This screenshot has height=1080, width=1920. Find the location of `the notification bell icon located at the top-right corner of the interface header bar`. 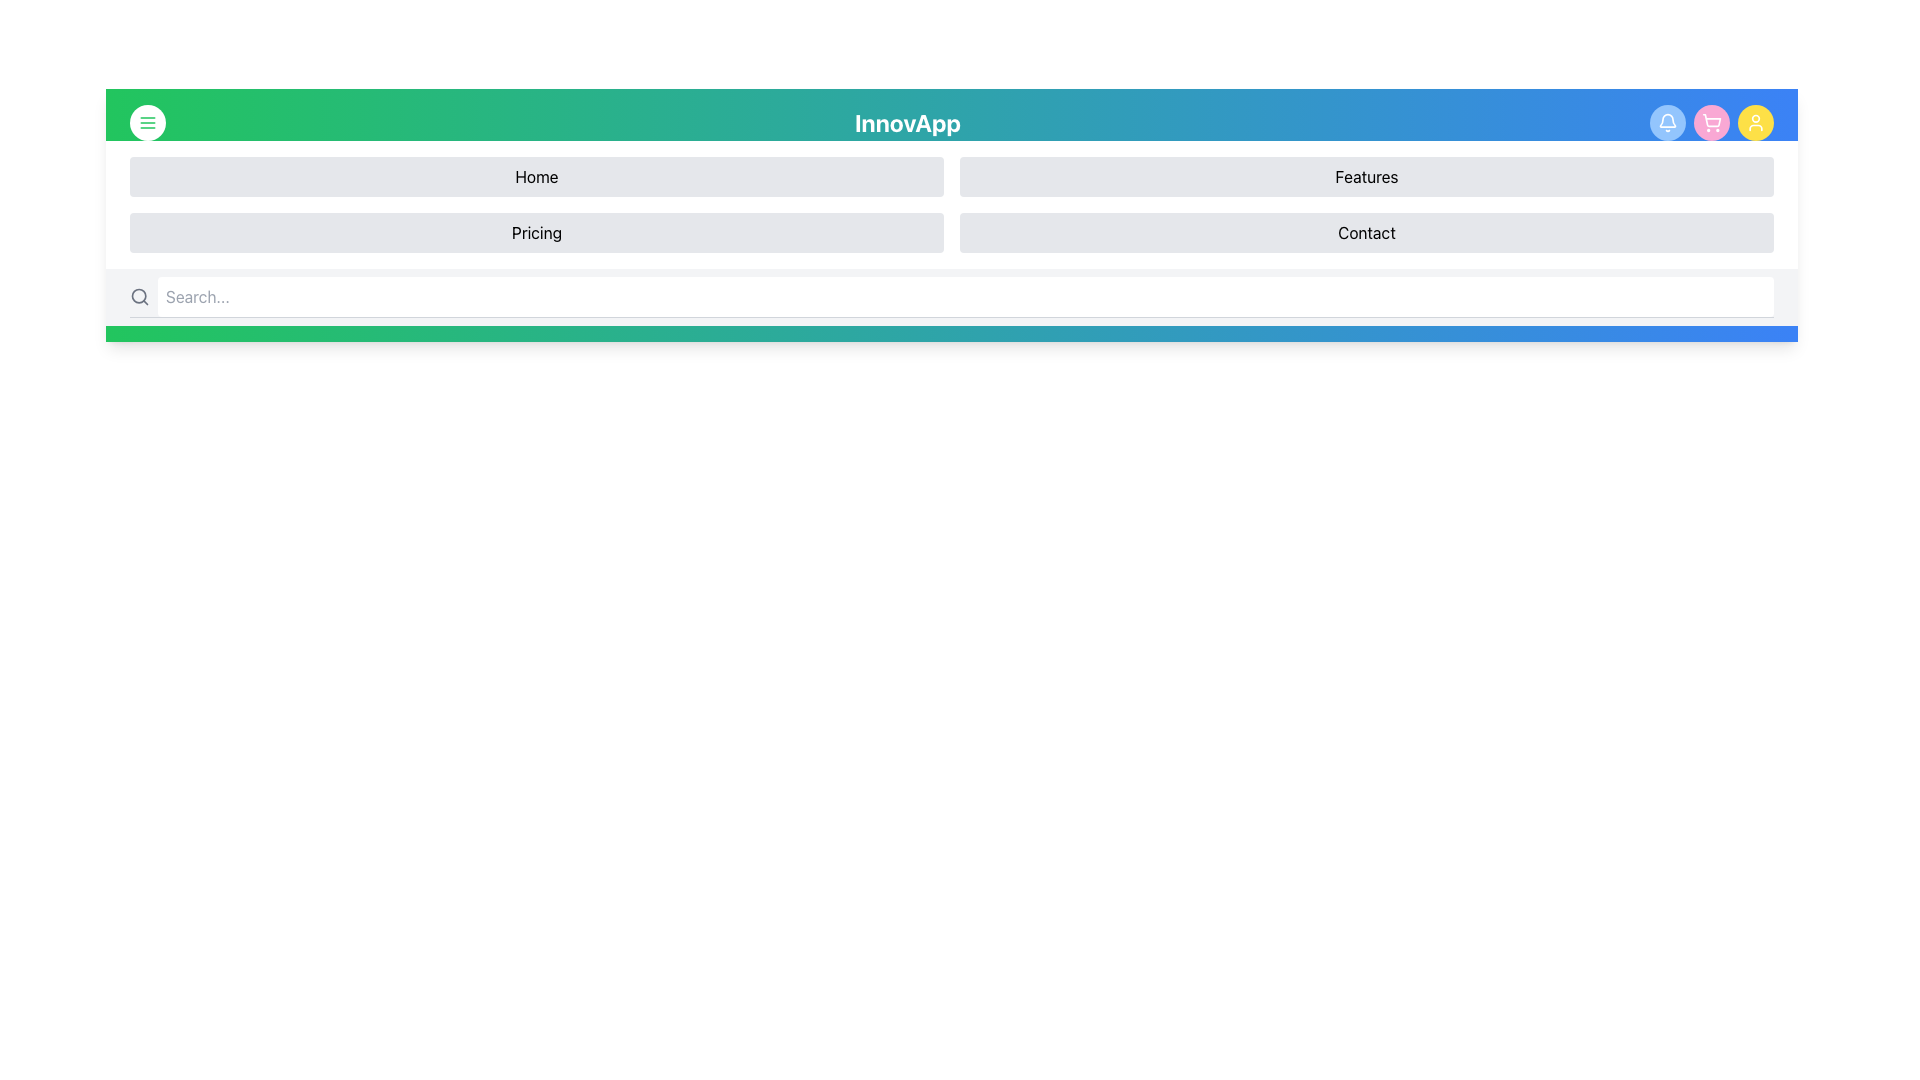

the notification bell icon located at the top-right corner of the interface header bar is located at coordinates (1668, 123).